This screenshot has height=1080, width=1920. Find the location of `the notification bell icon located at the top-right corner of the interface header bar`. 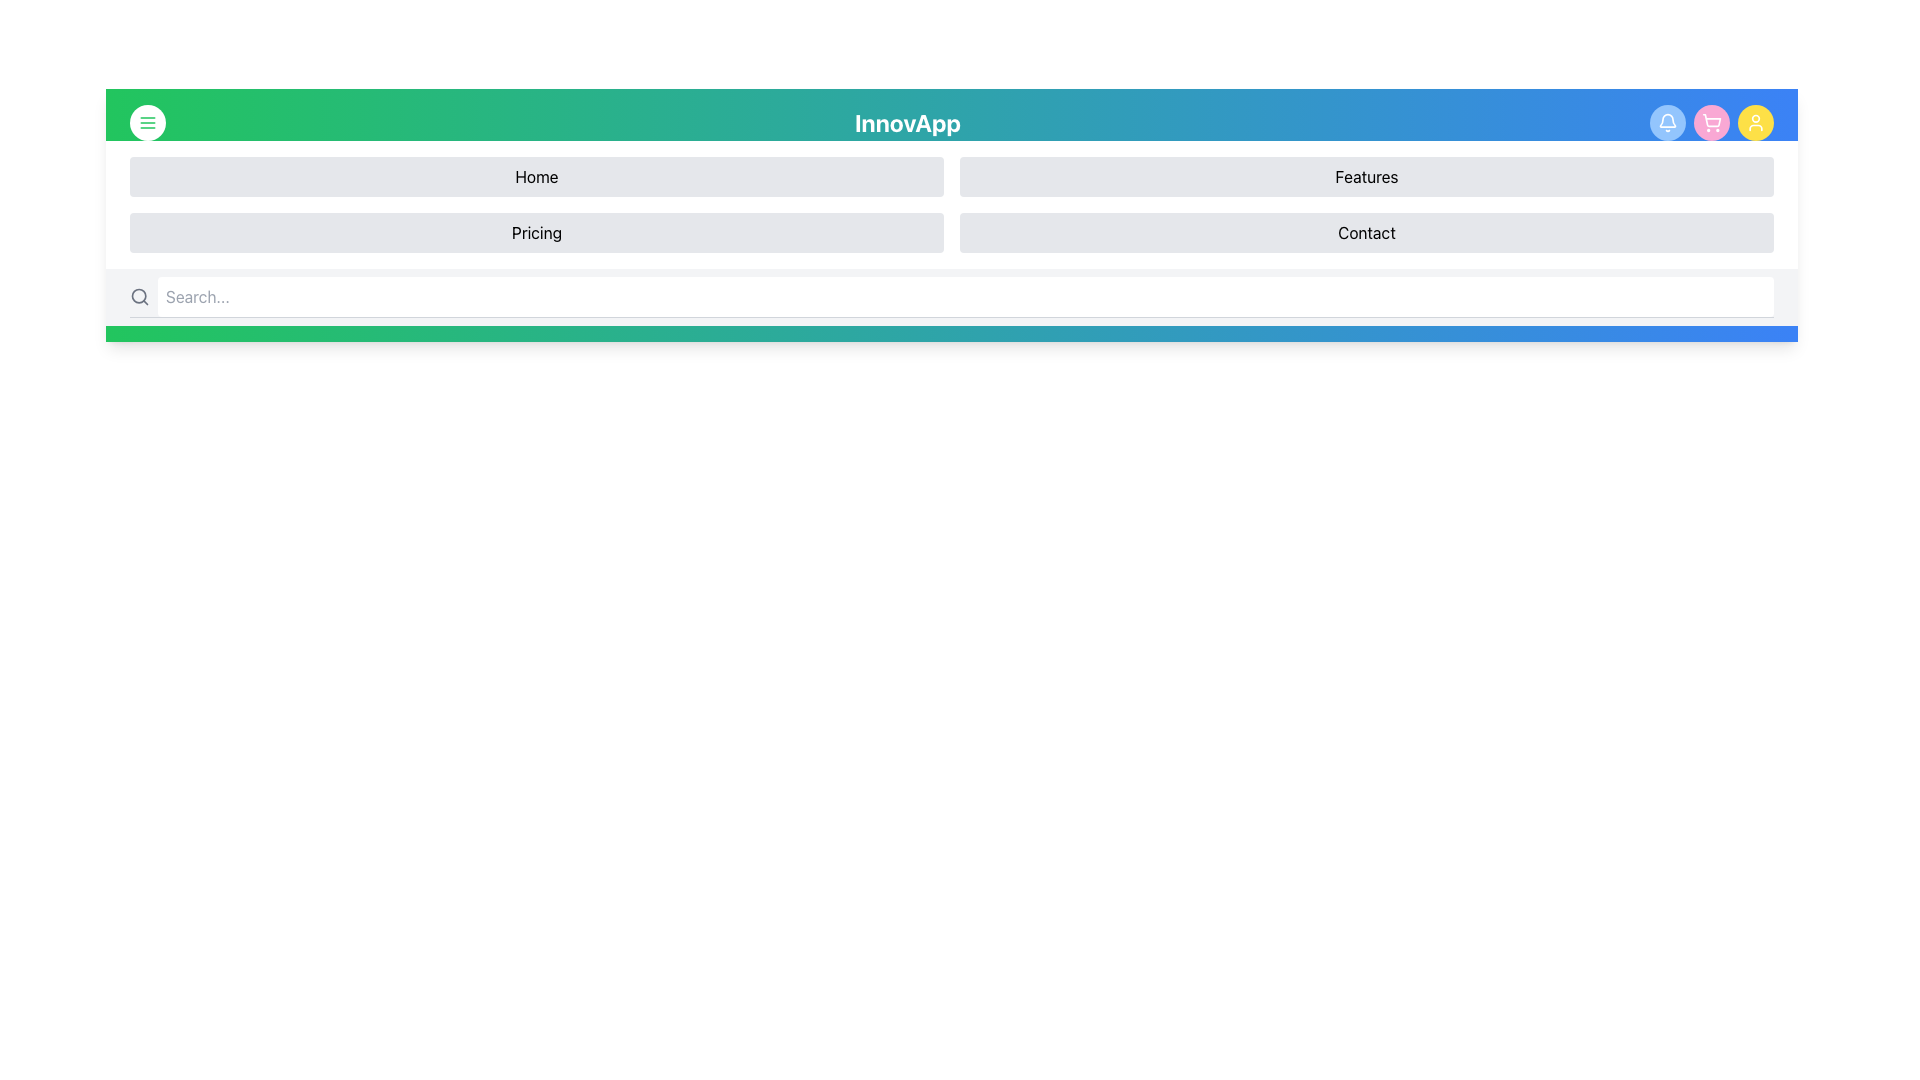

the notification bell icon located at the top-right corner of the interface header bar is located at coordinates (1668, 123).